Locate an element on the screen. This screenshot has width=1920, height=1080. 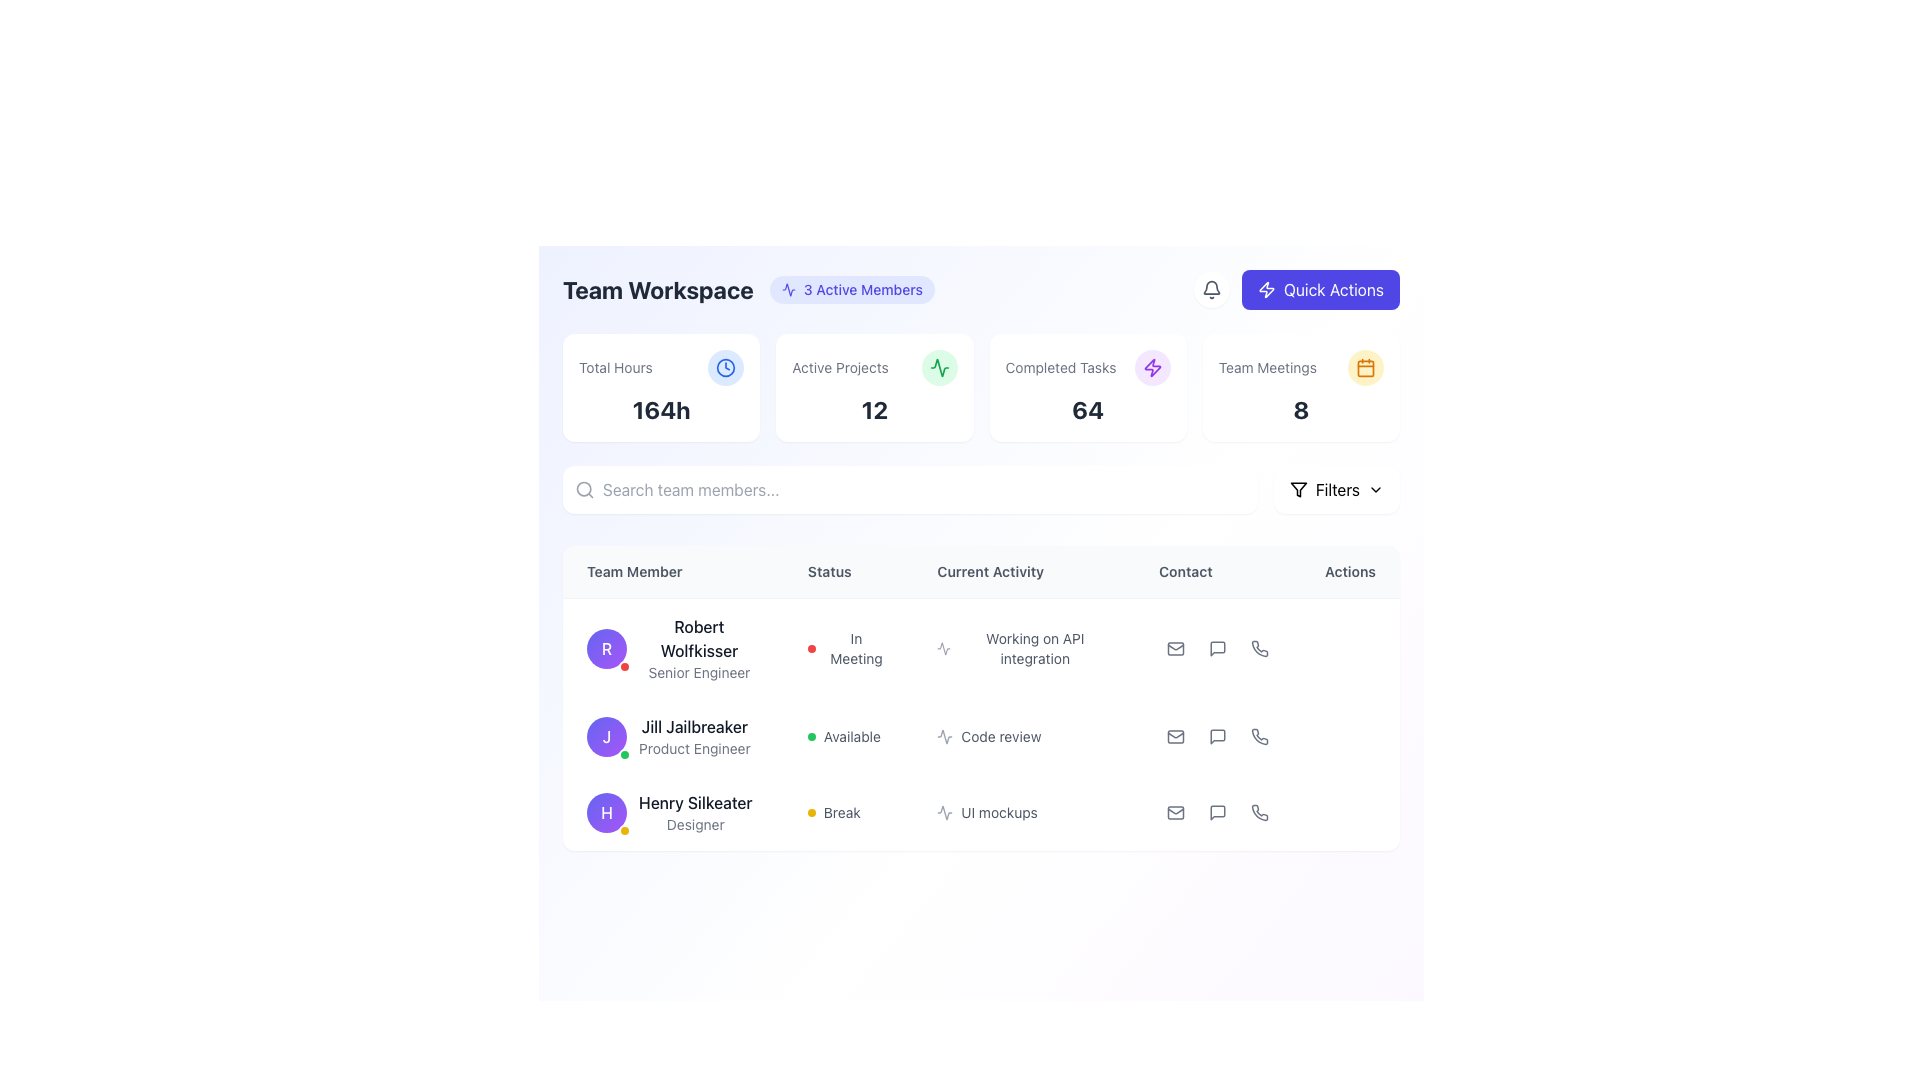
the second icon in the 'Actions' column for the last row of the 'Team Member' table is located at coordinates (1217, 813).